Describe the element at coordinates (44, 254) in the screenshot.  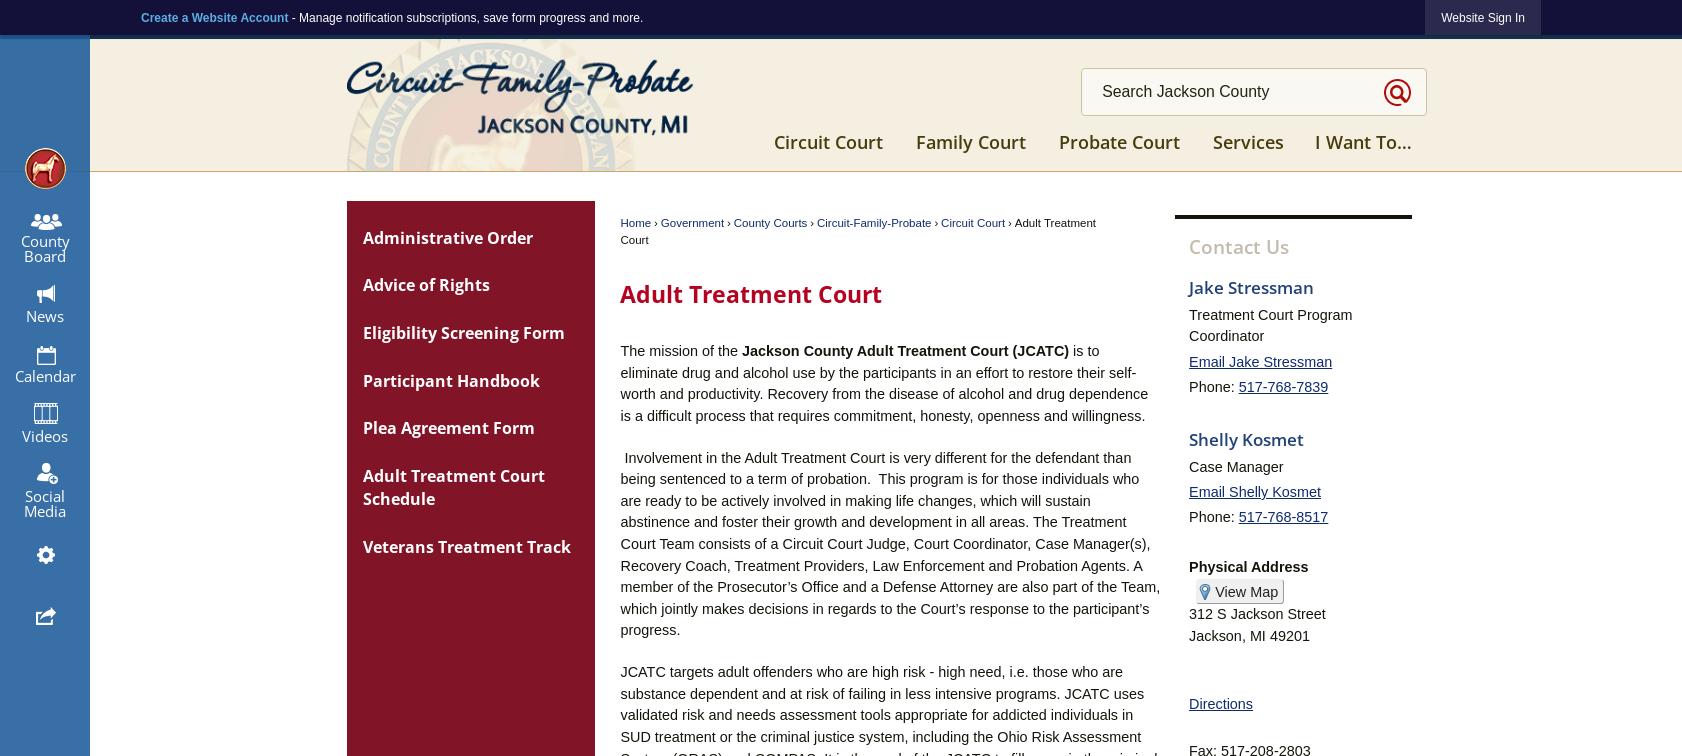
I see `'Board'` at that location.